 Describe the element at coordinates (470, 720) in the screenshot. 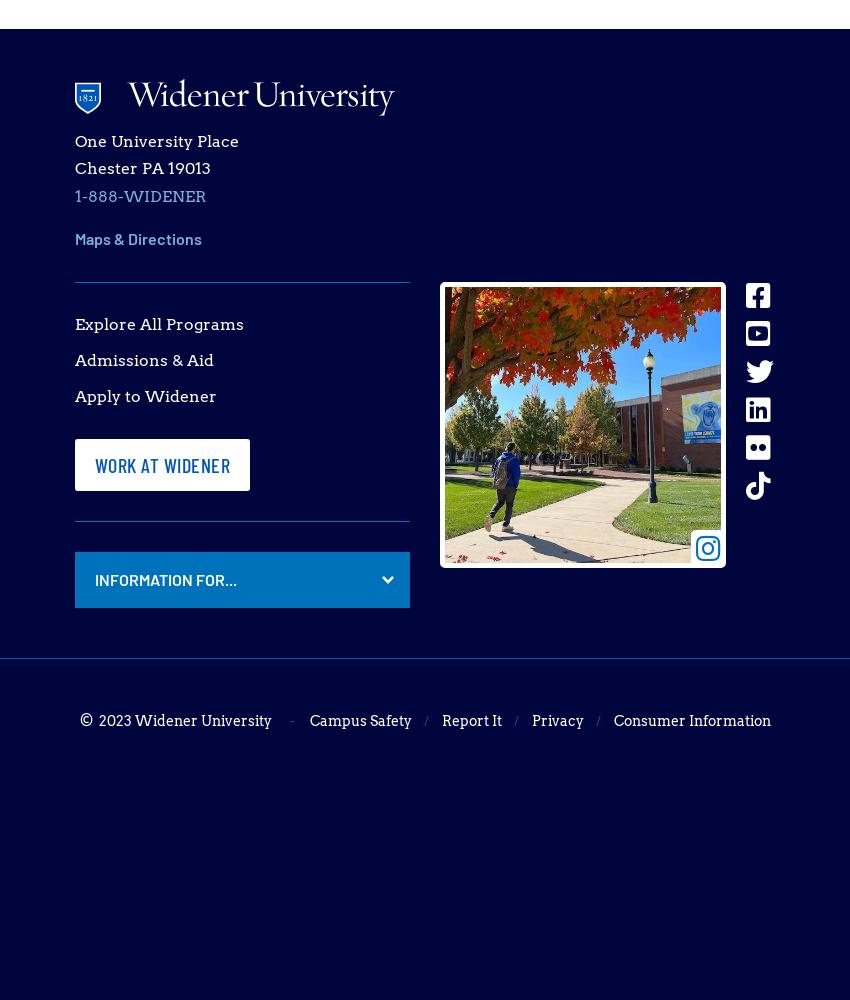

I see `'Report It'` at that location.